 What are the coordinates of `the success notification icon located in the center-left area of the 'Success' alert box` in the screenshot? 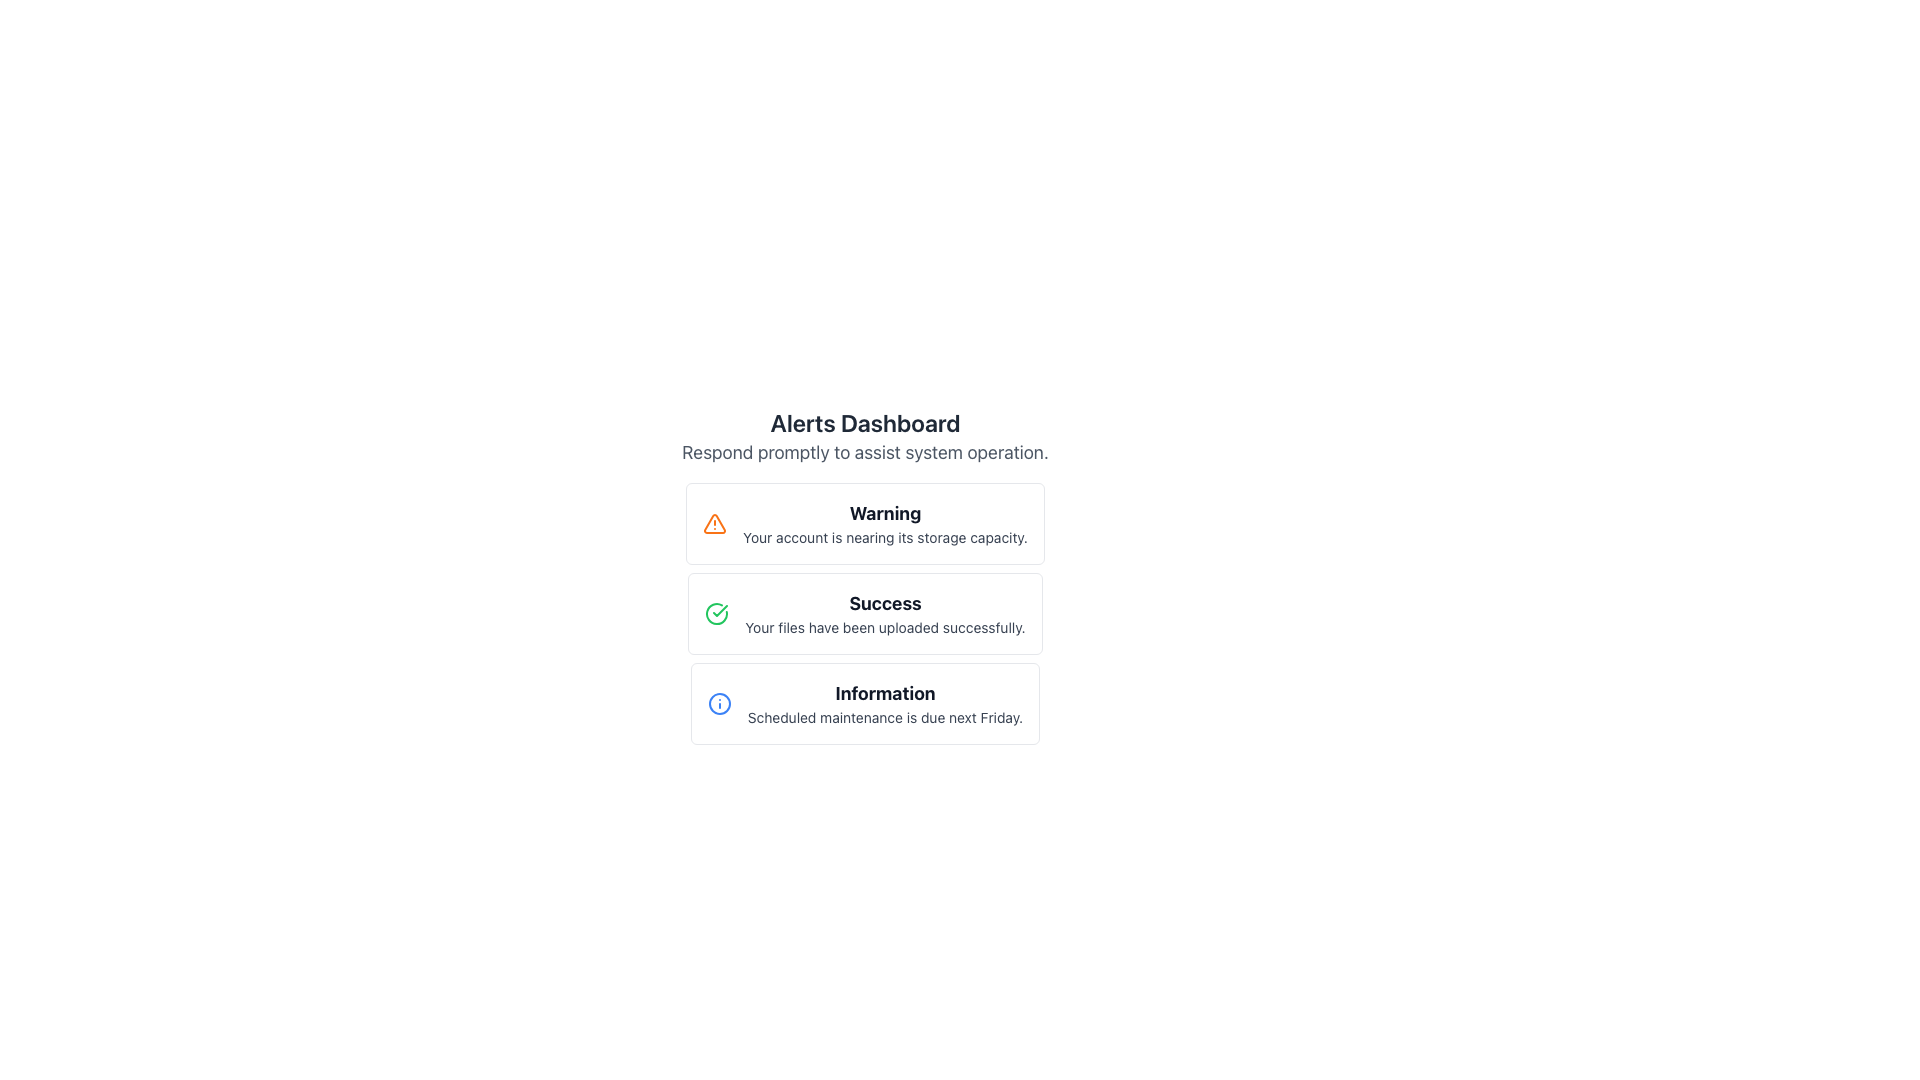 It's located at (717, 612).